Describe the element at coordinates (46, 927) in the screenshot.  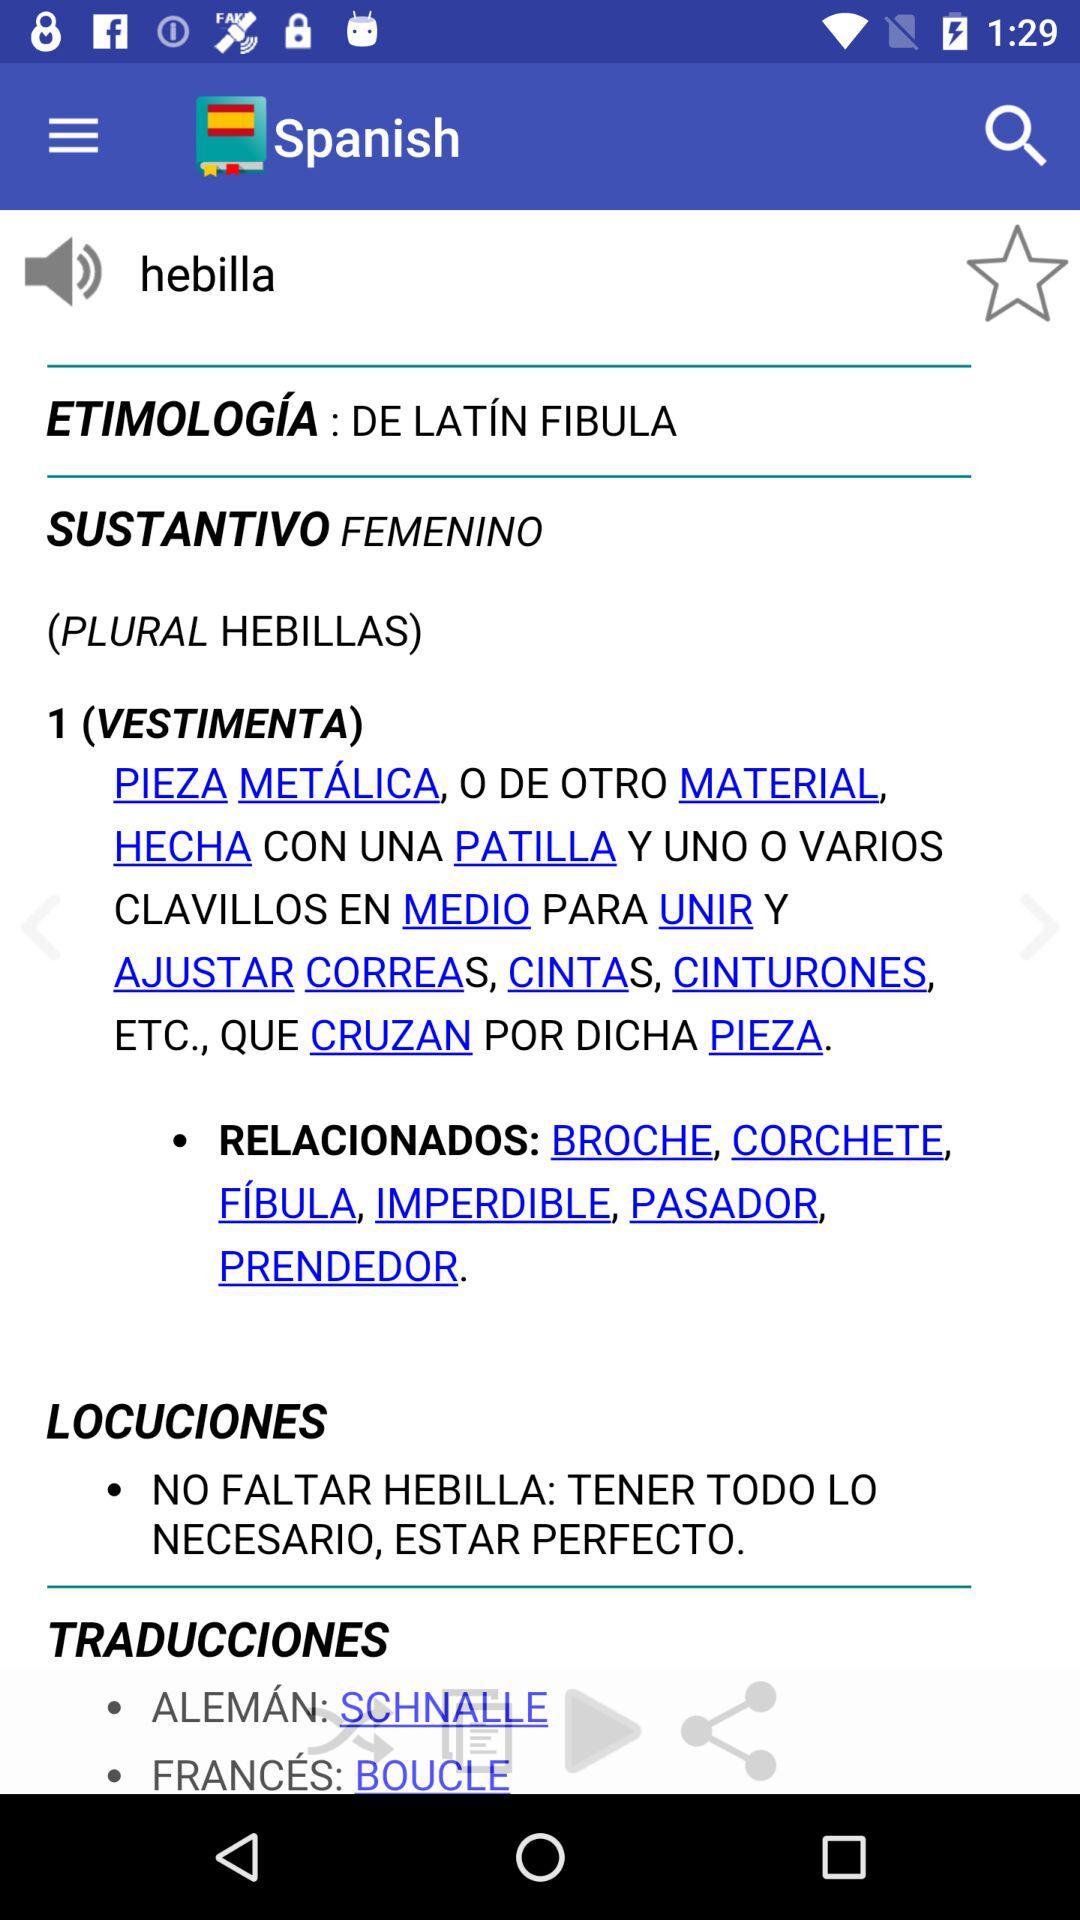
I see `the arrow_backward icon` at that location.